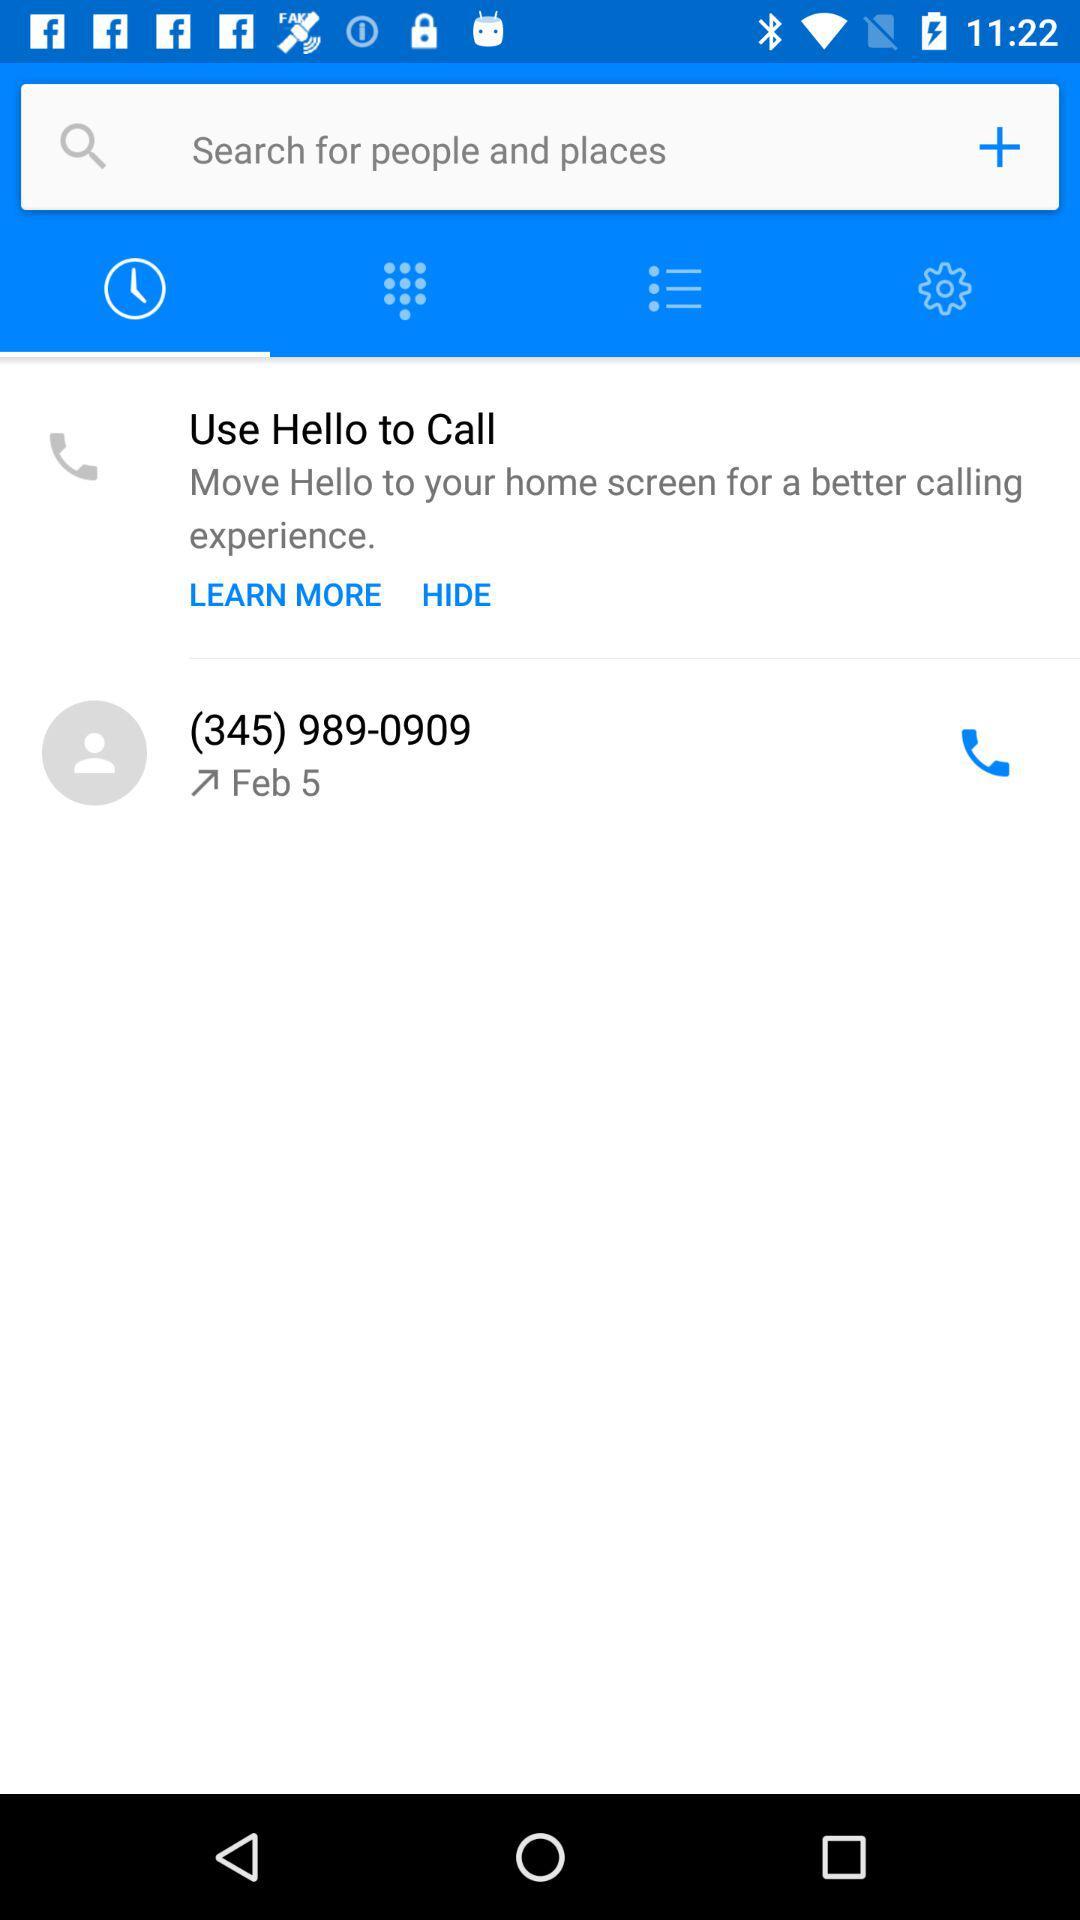 The width and height of the screenshot is (1080, 1920). I want to click on show the current time, so click(135, 288).